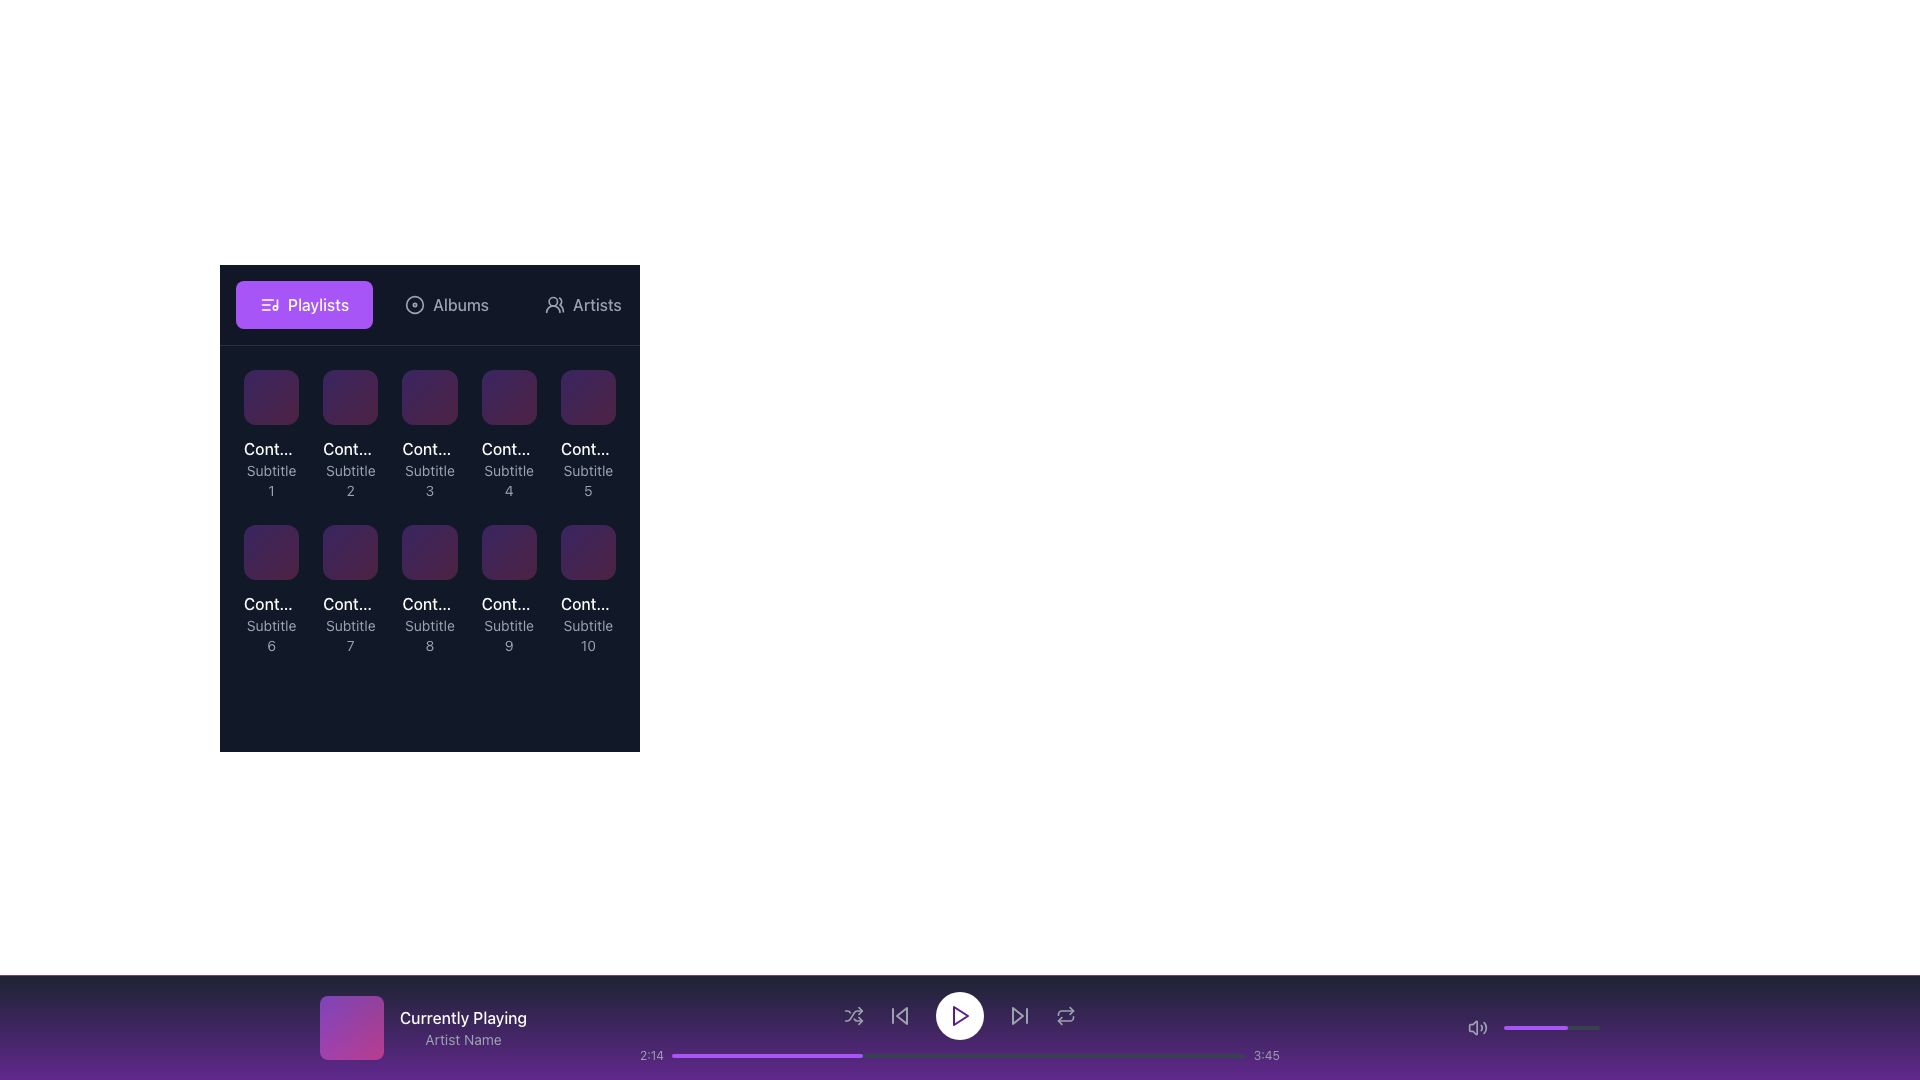 This screenshot has height=1080, width=1920. I want to click on the text label that reads 'Subtitle 10', which is positioned below the title 'Content Title 10' in the bottom row of the grid to possibly see a tooltip or emphasis effect, so click(587, 636).